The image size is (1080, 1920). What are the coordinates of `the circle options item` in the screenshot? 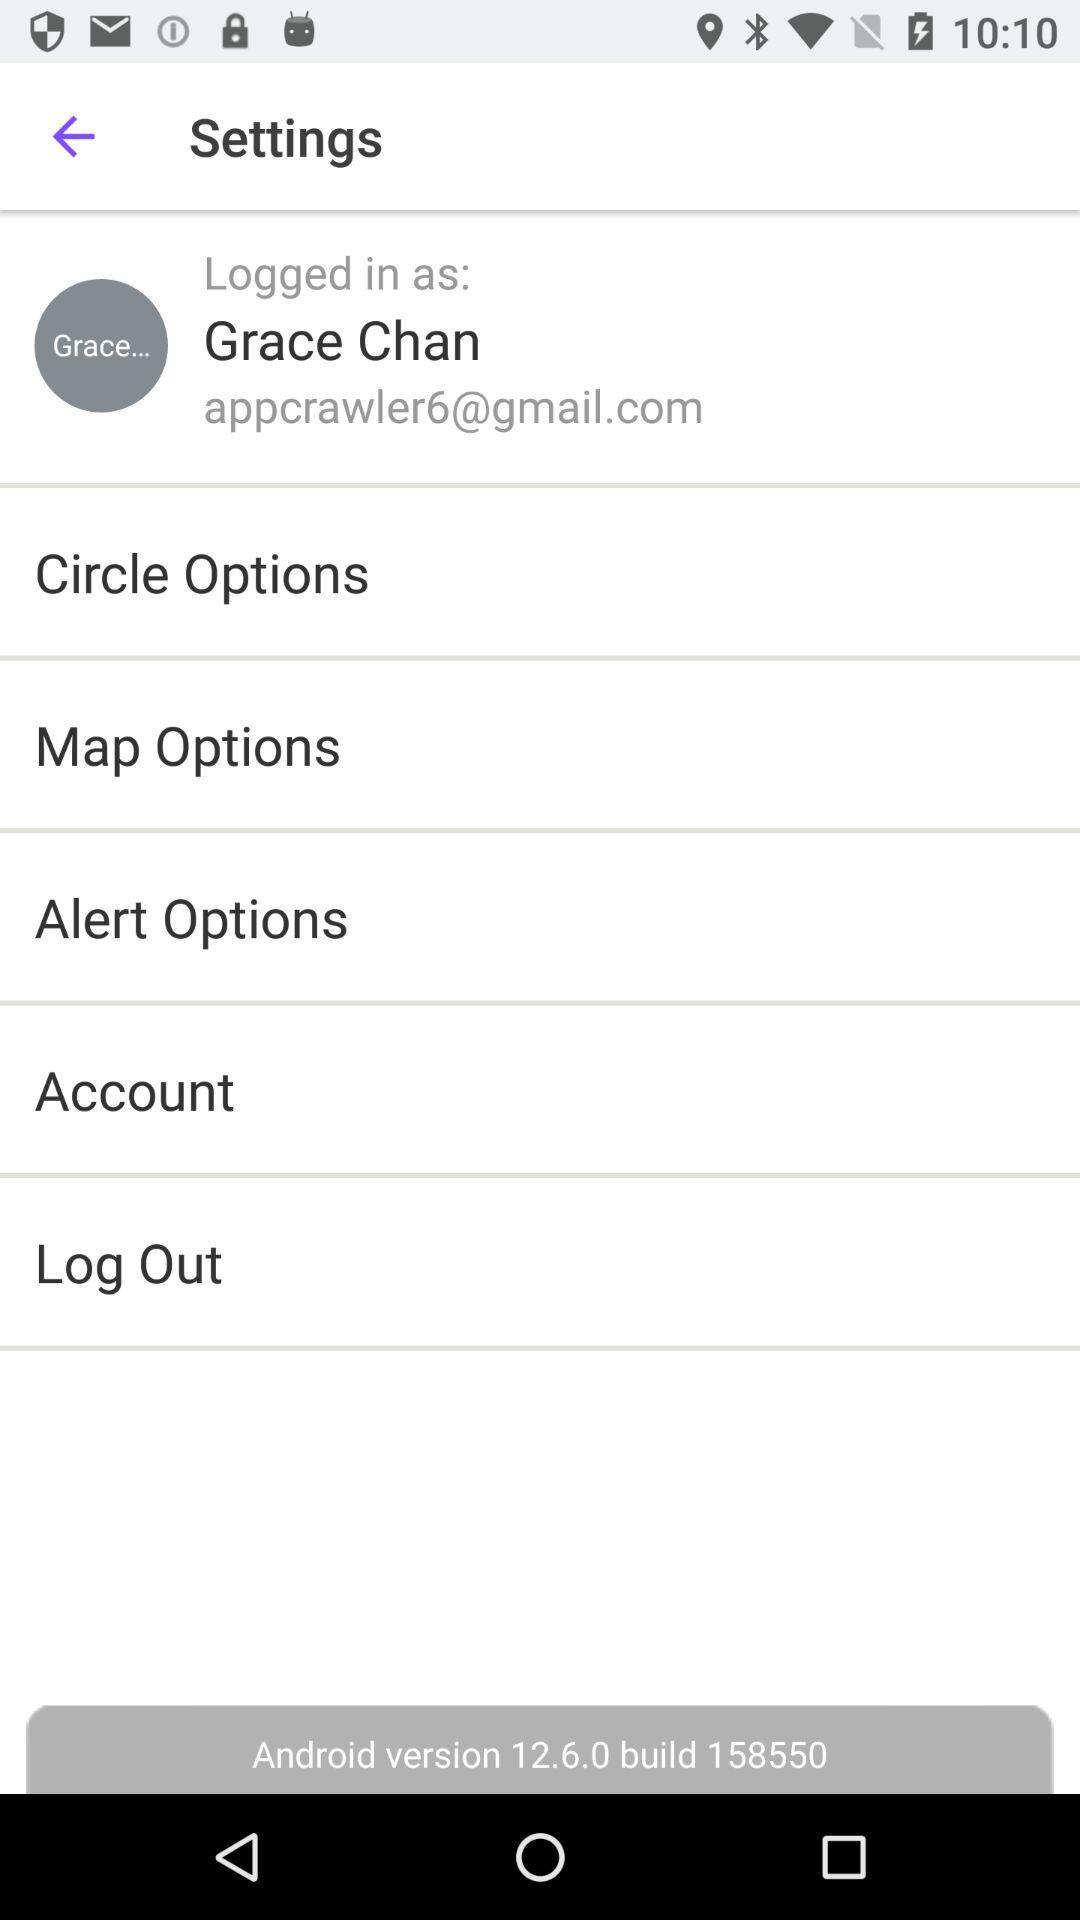 It's located at (202, 570).